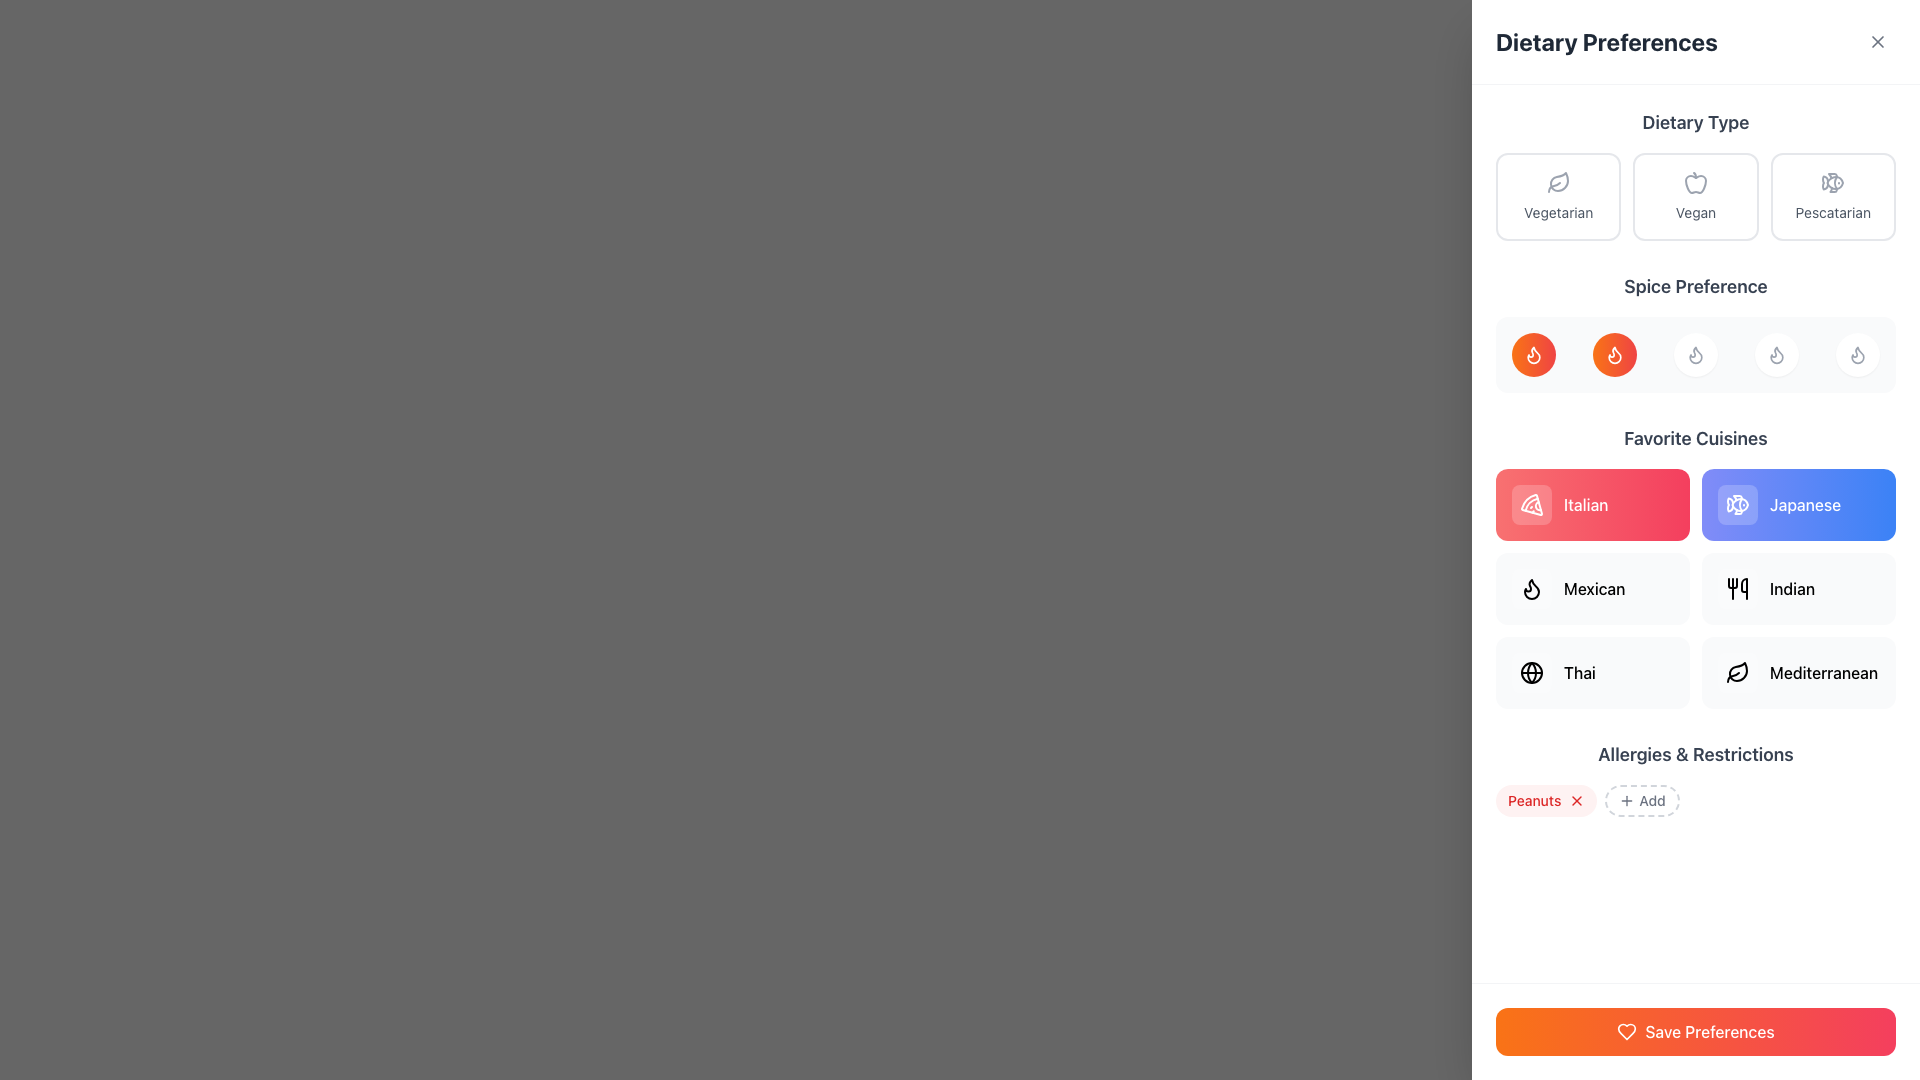  I want to click on the 'Vegetarian' dietary preference option selector, which features a gray leaf icon above the text 'Vegetarian' in a small gray font, so click(1557, 196).